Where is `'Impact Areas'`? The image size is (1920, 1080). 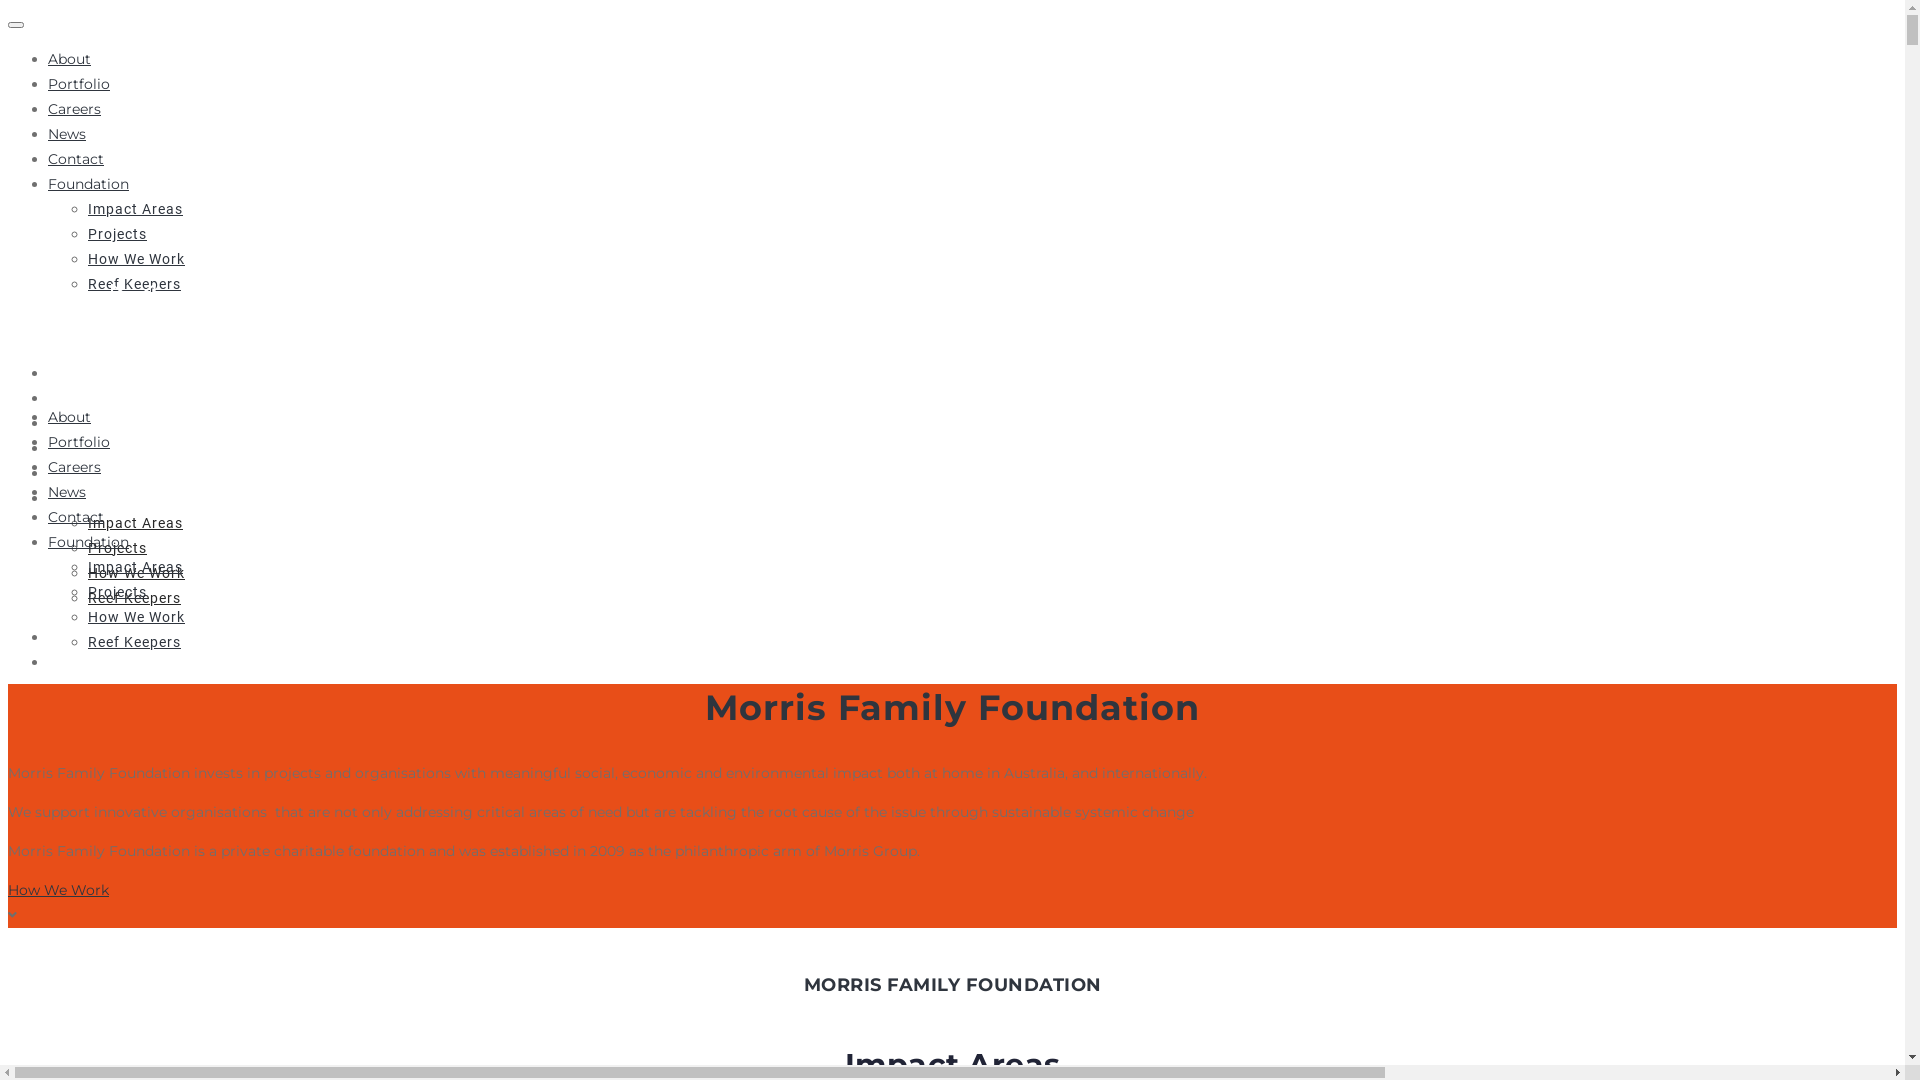
'Impact Areas' is located at coordinates (134, 567).